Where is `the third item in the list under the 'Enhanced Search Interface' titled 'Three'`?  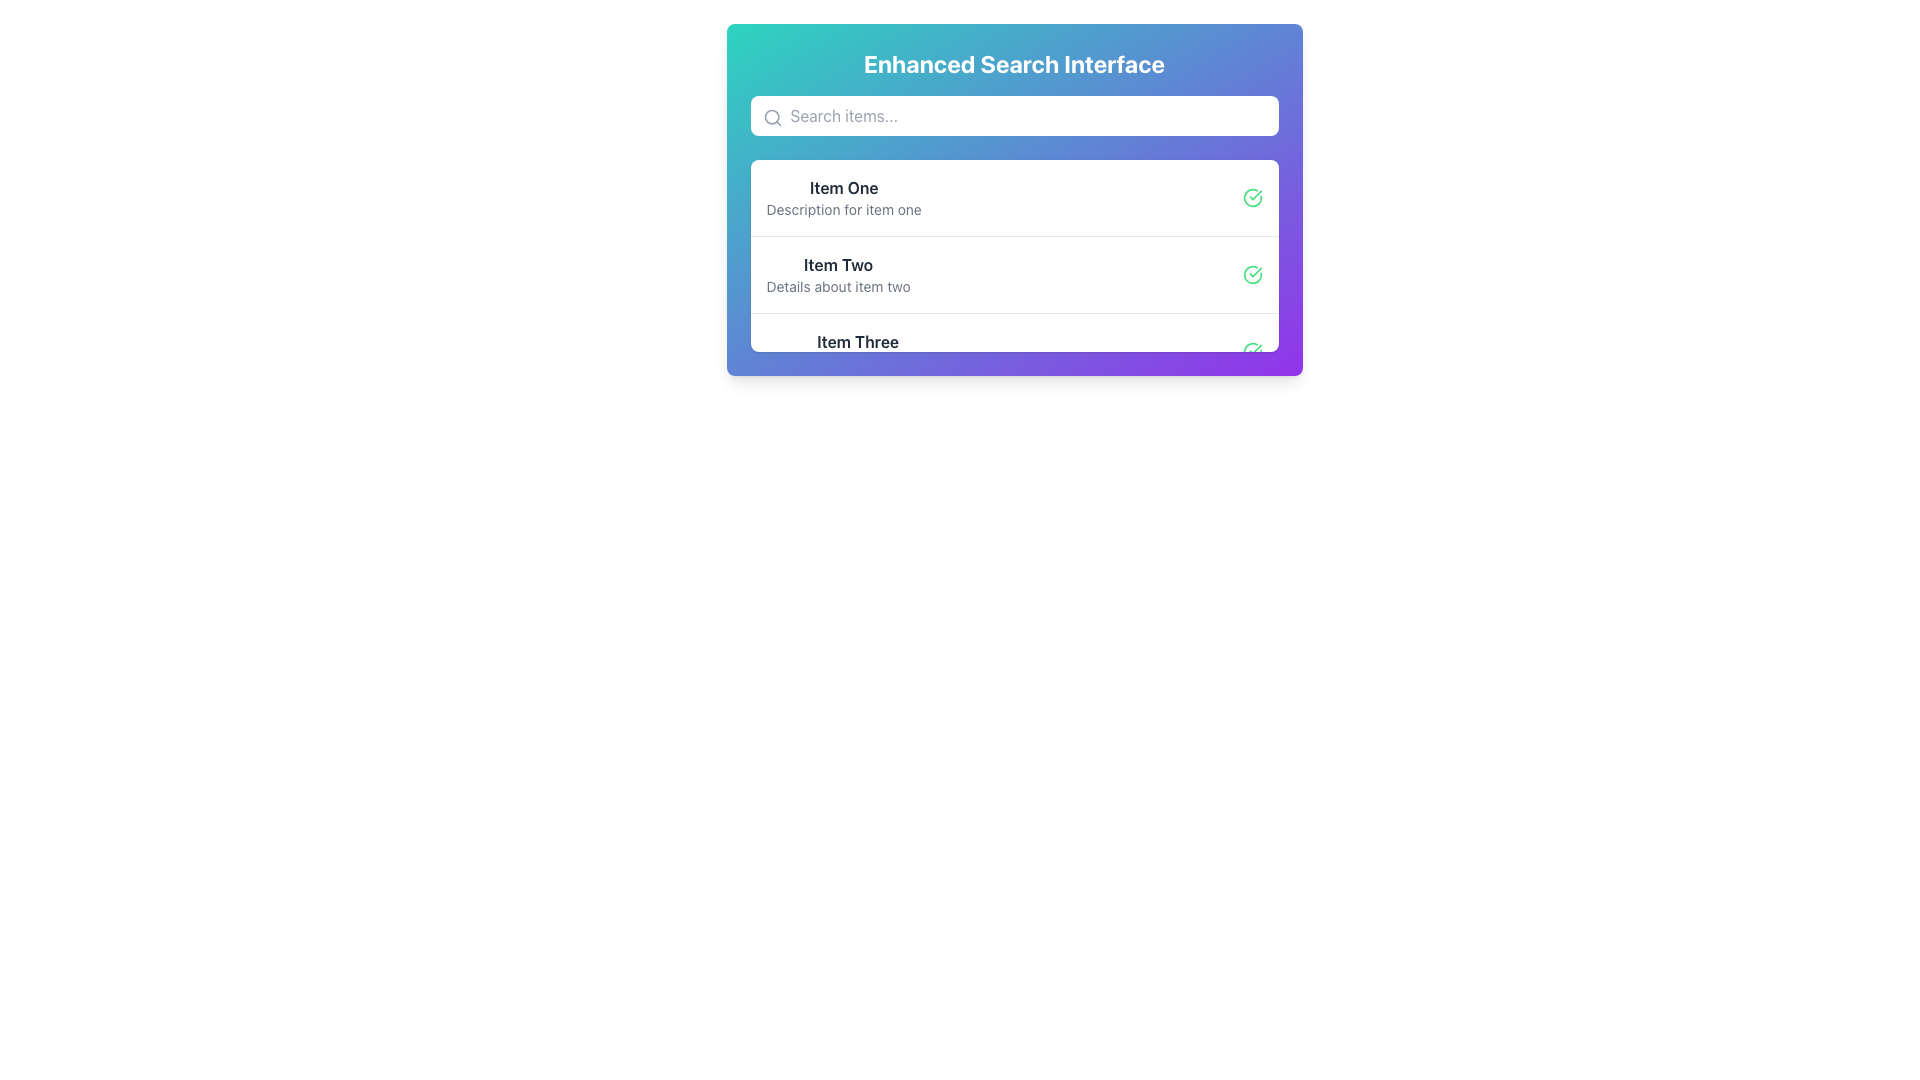
the third item in the list under the 'Enhanced Search Interface' titled 'Three' is located at coordinates (858, 350).